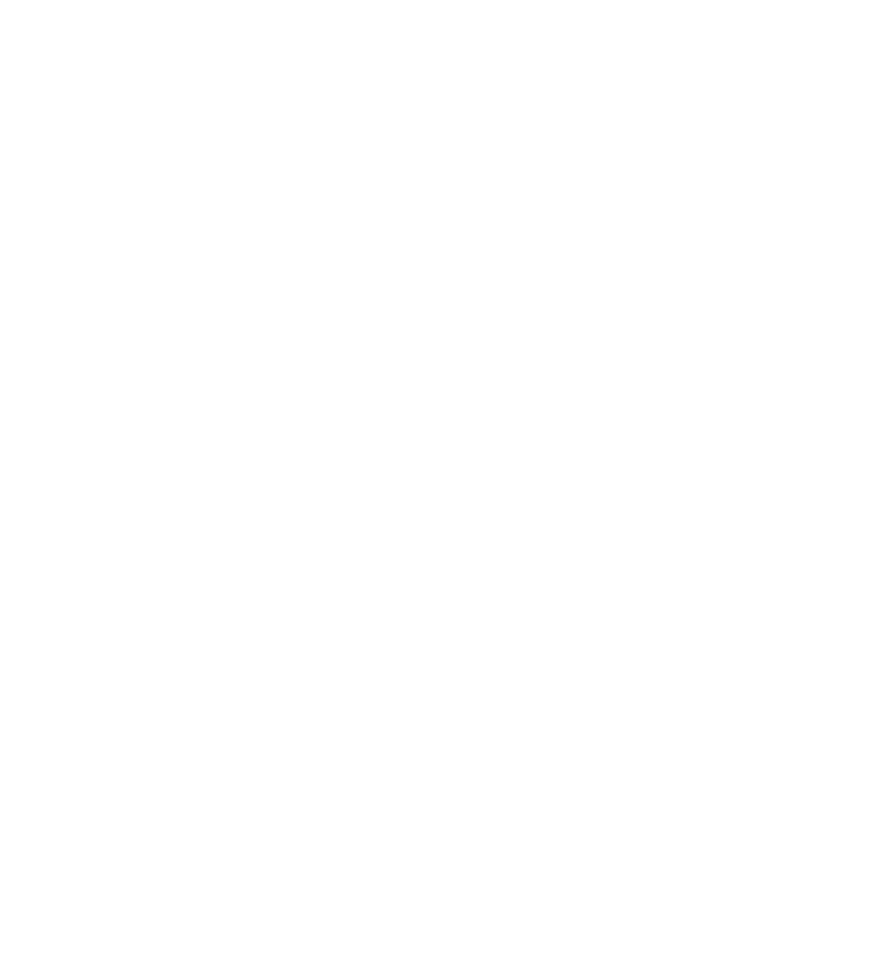  Describe the element at coordinates (228, 864) in the screenshot. I see `'Clive Young'` at that location.